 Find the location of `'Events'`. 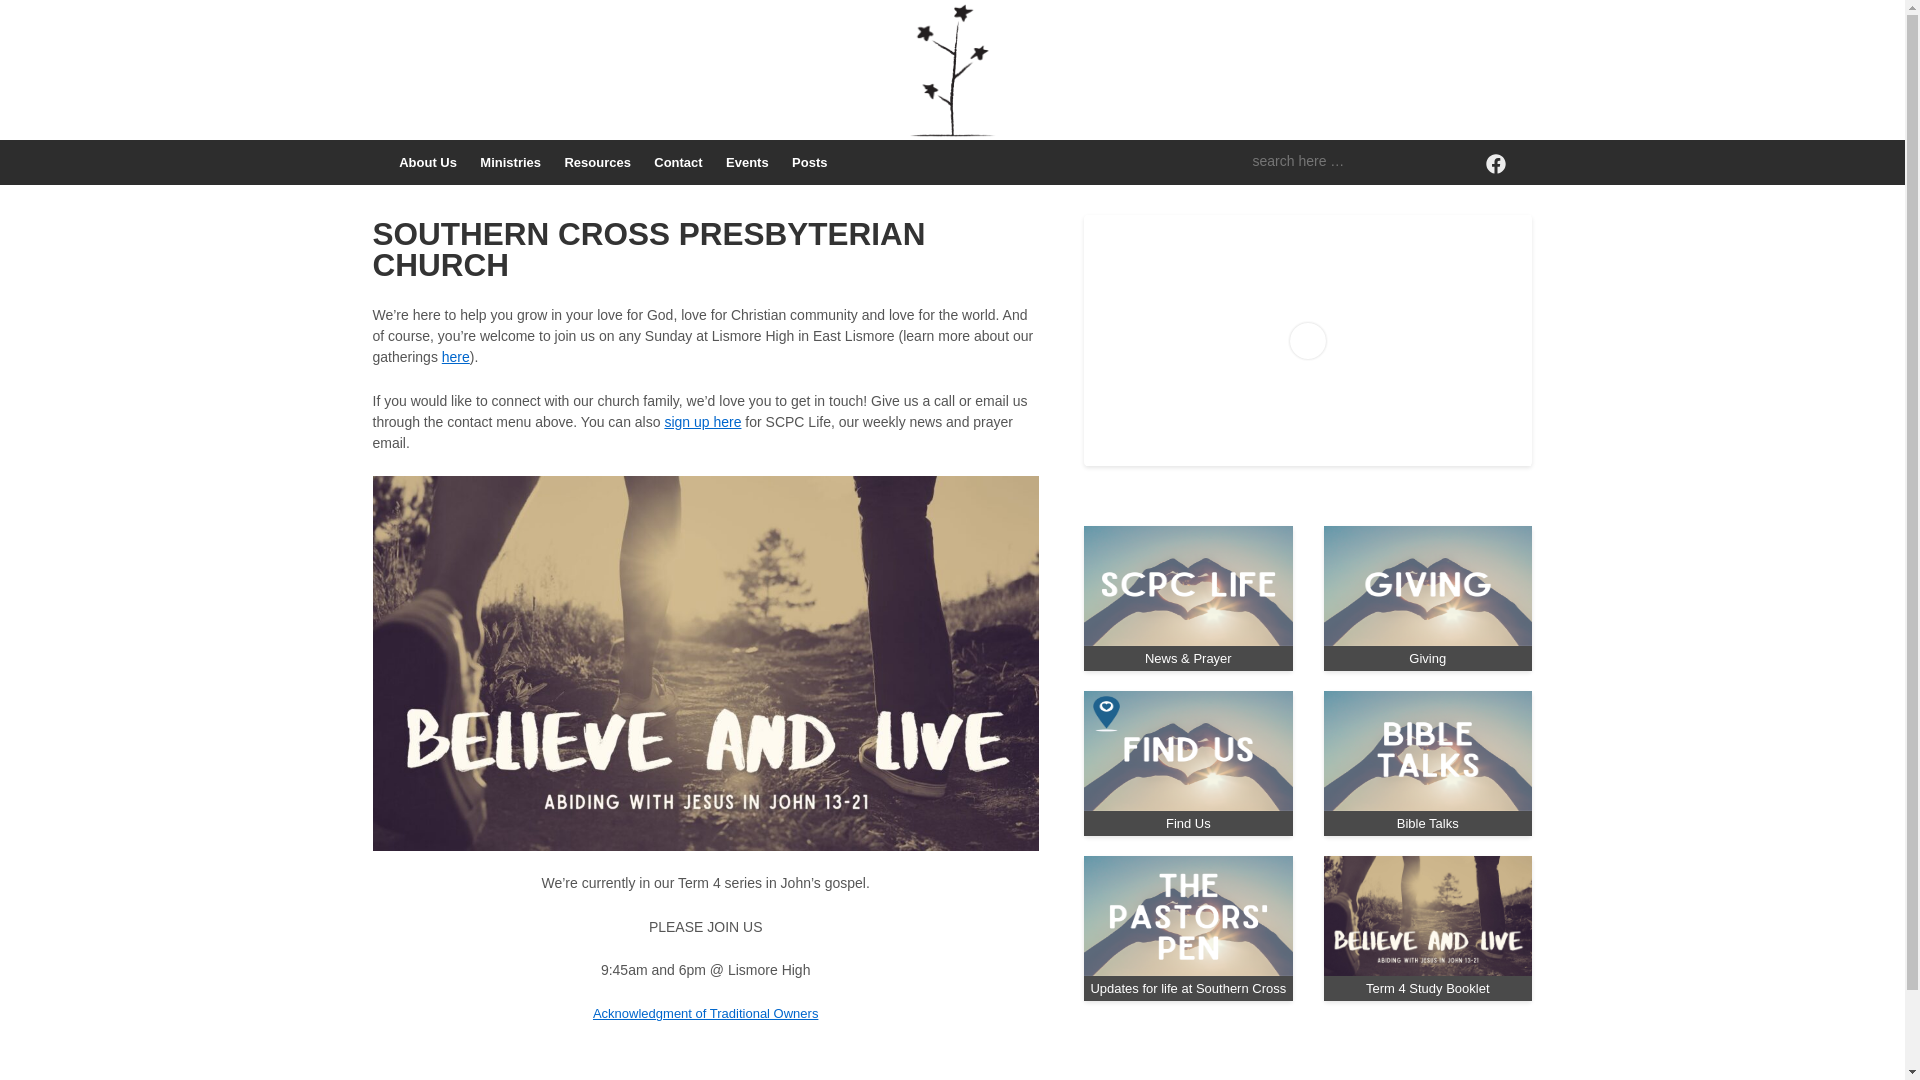

'Events' is located at coordinates (746, 161).